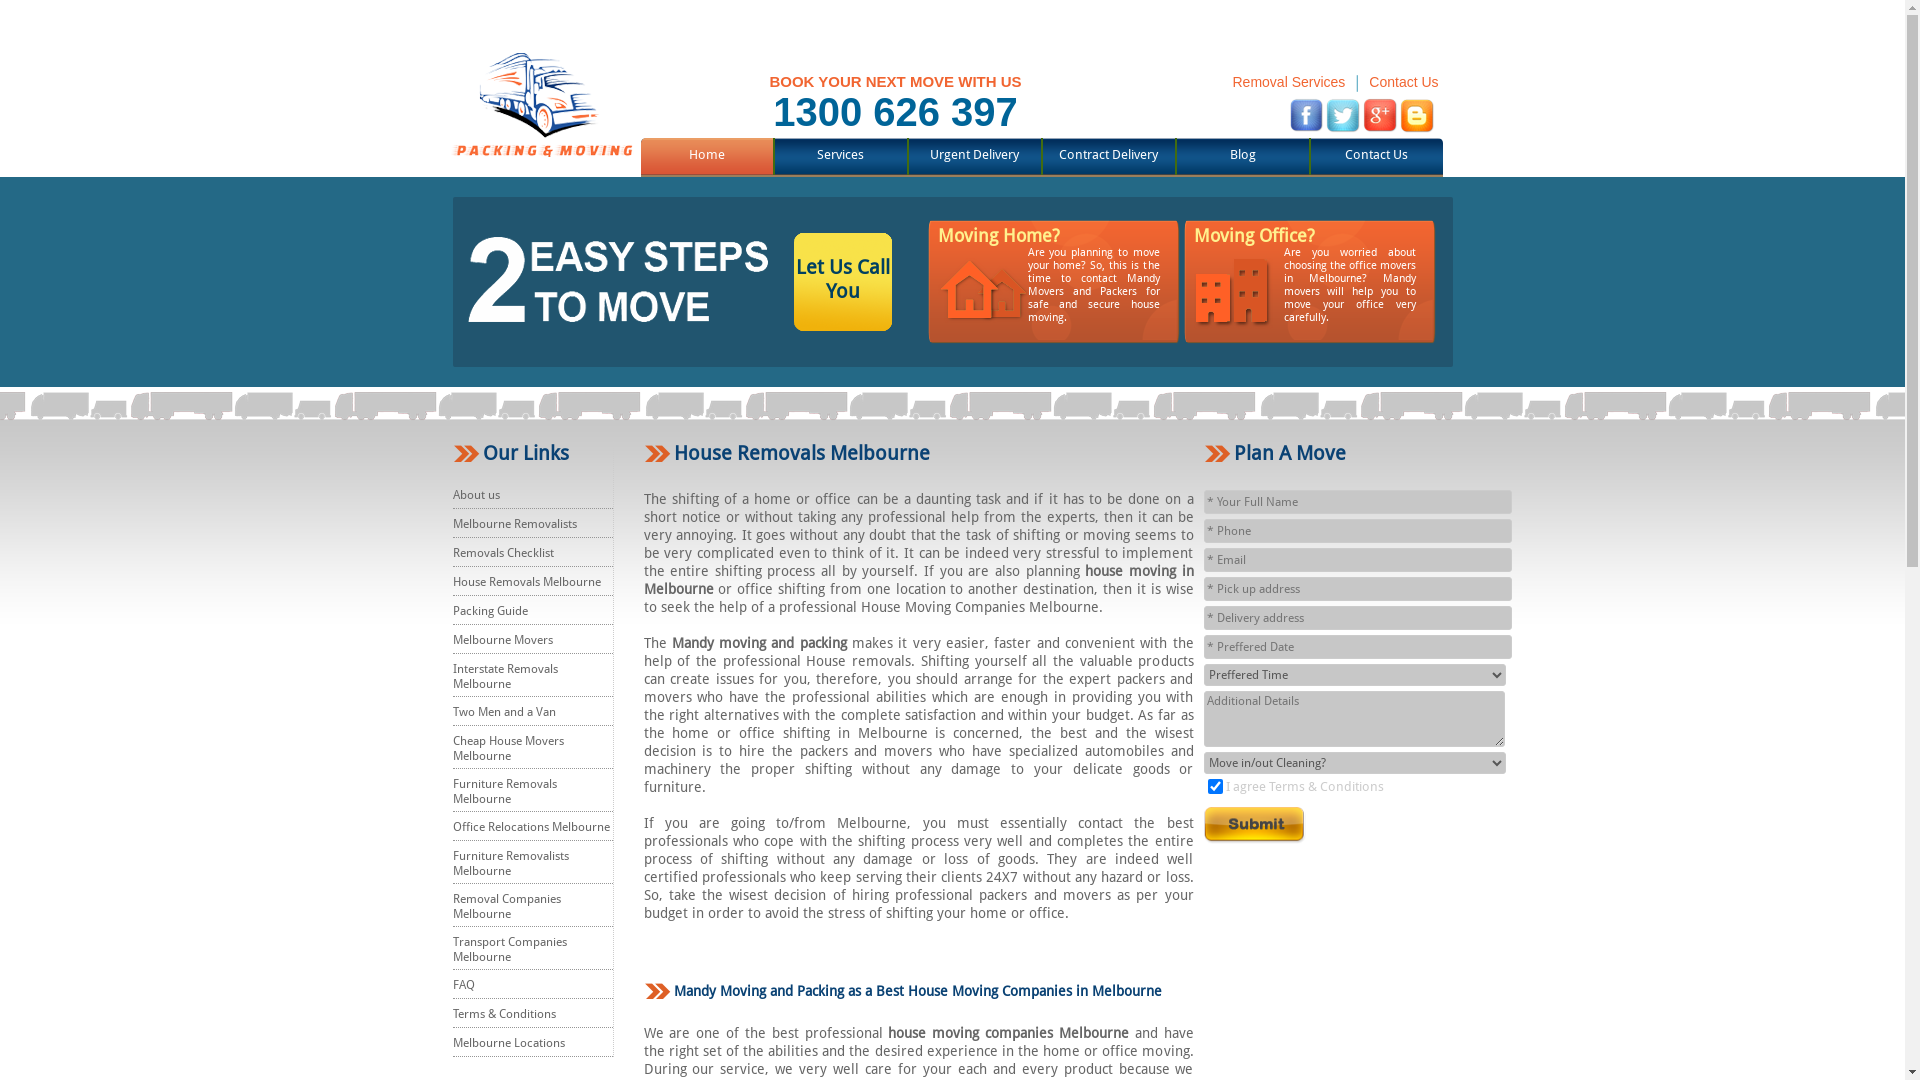 The image size is (1920, 1080). I want to click on 'Removal Companies Melbourne', so click(505, 906).